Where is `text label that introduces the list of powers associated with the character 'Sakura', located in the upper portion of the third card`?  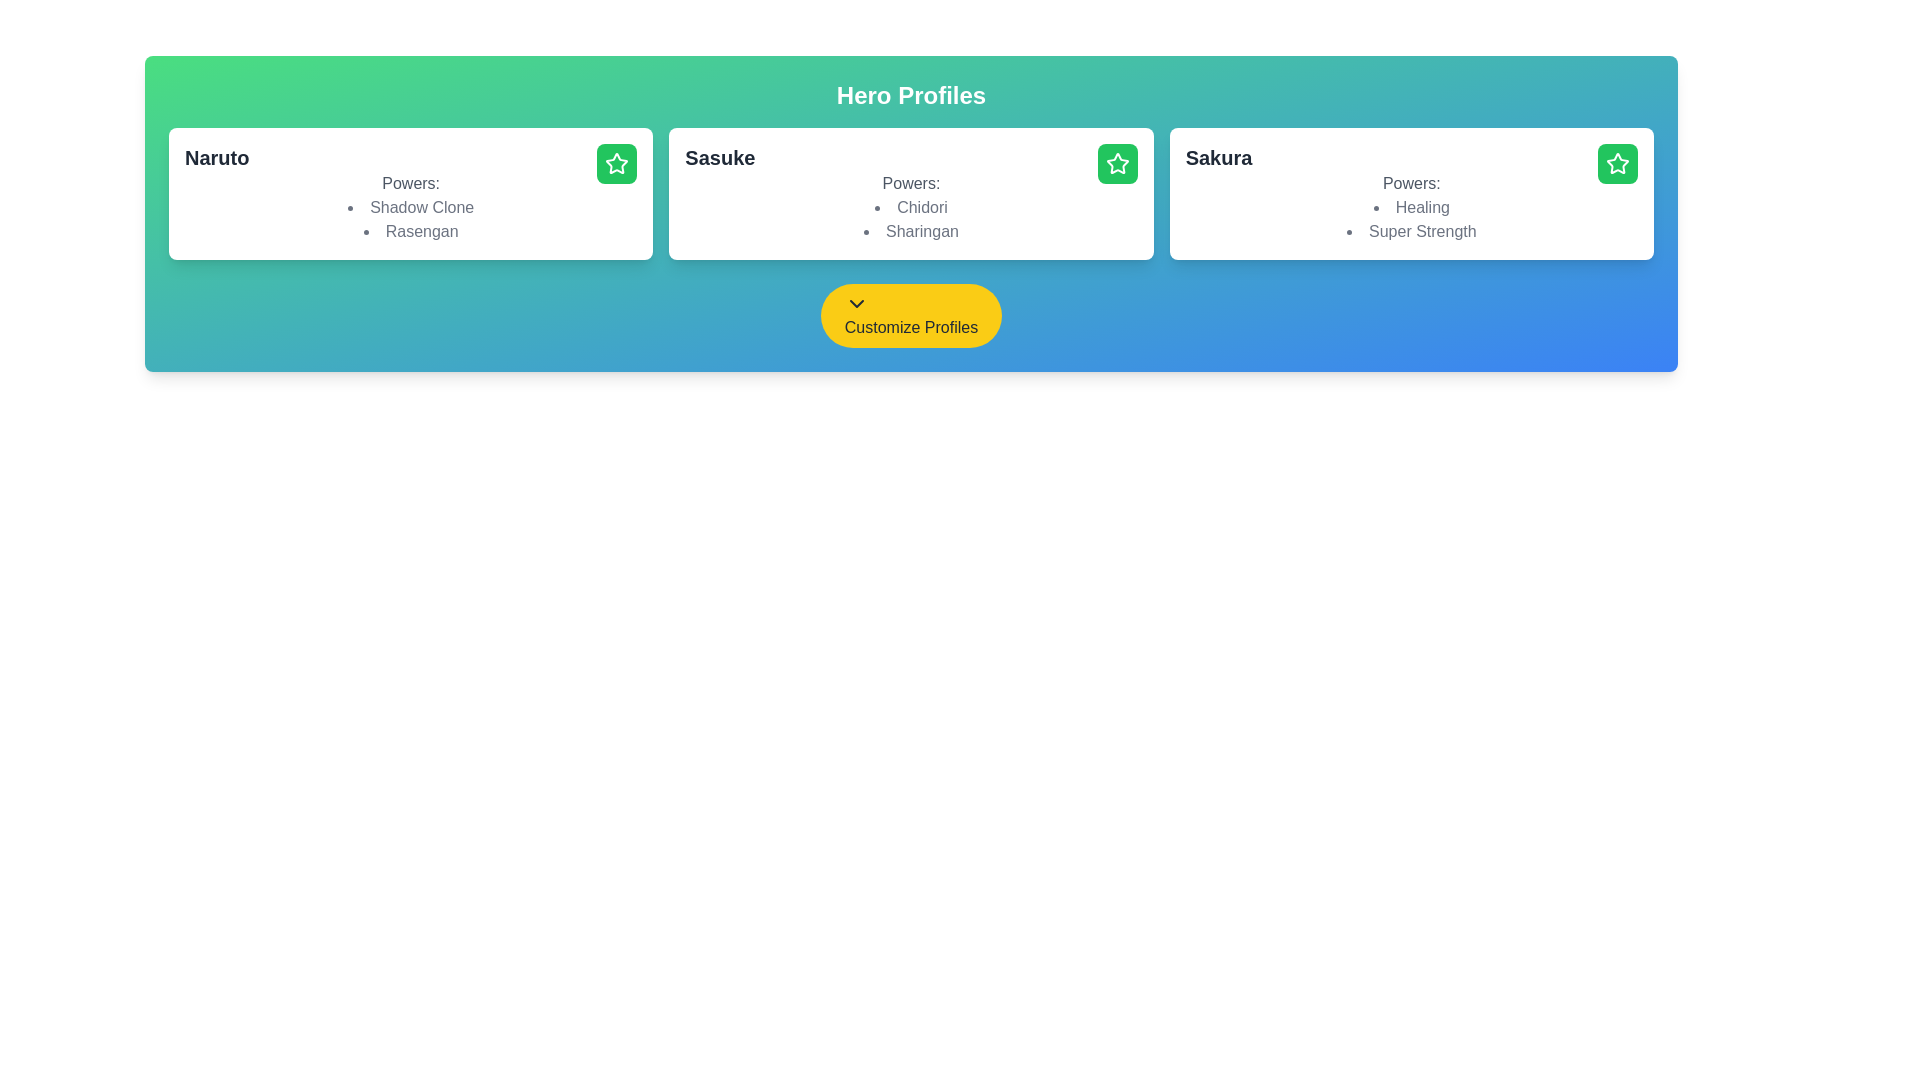 text label that introduces the list of powers associated with the character 'Sakura', located in the upper portion of the third card is located at coordinates (1410, 184).